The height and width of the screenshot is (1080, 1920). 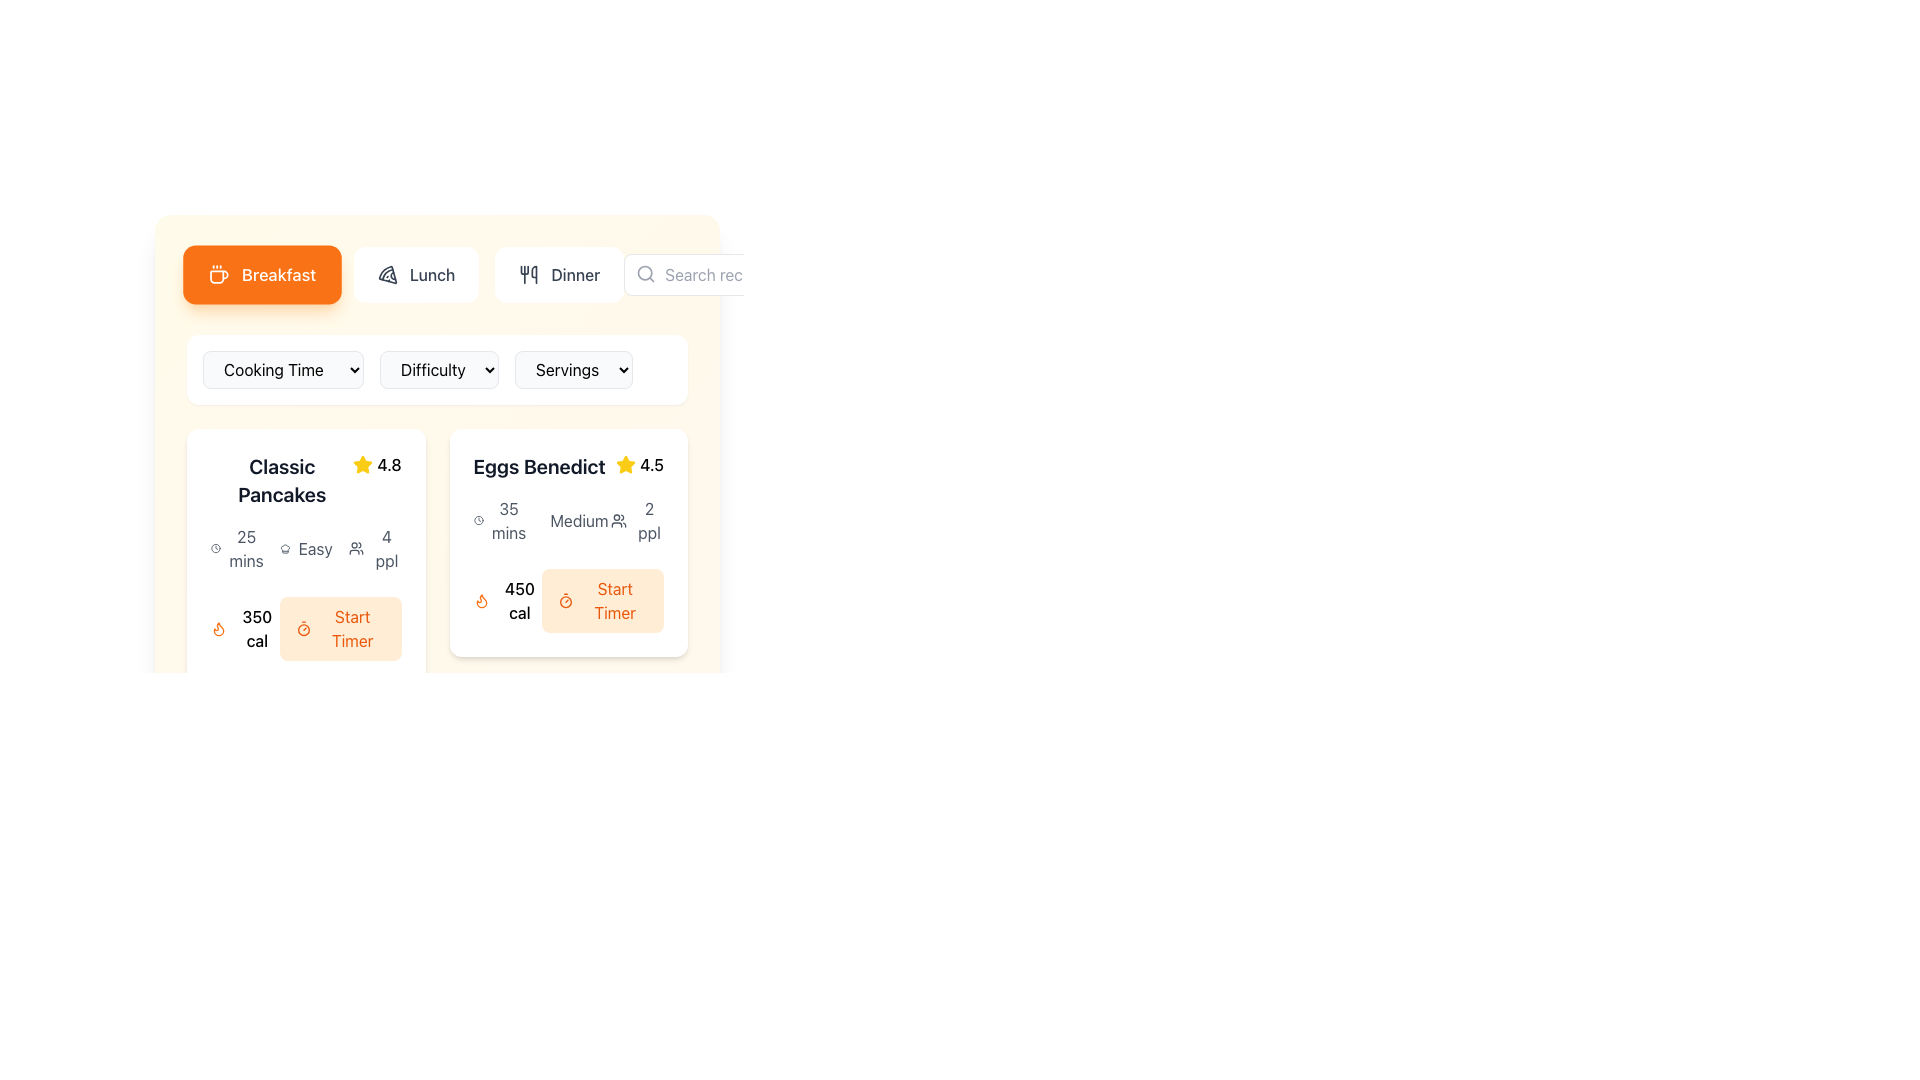 I want to click on the rating displayed as text in the rating section adjacent to the star icon for the 'Eggs Benedict' item card, so click(x=652, y=465).